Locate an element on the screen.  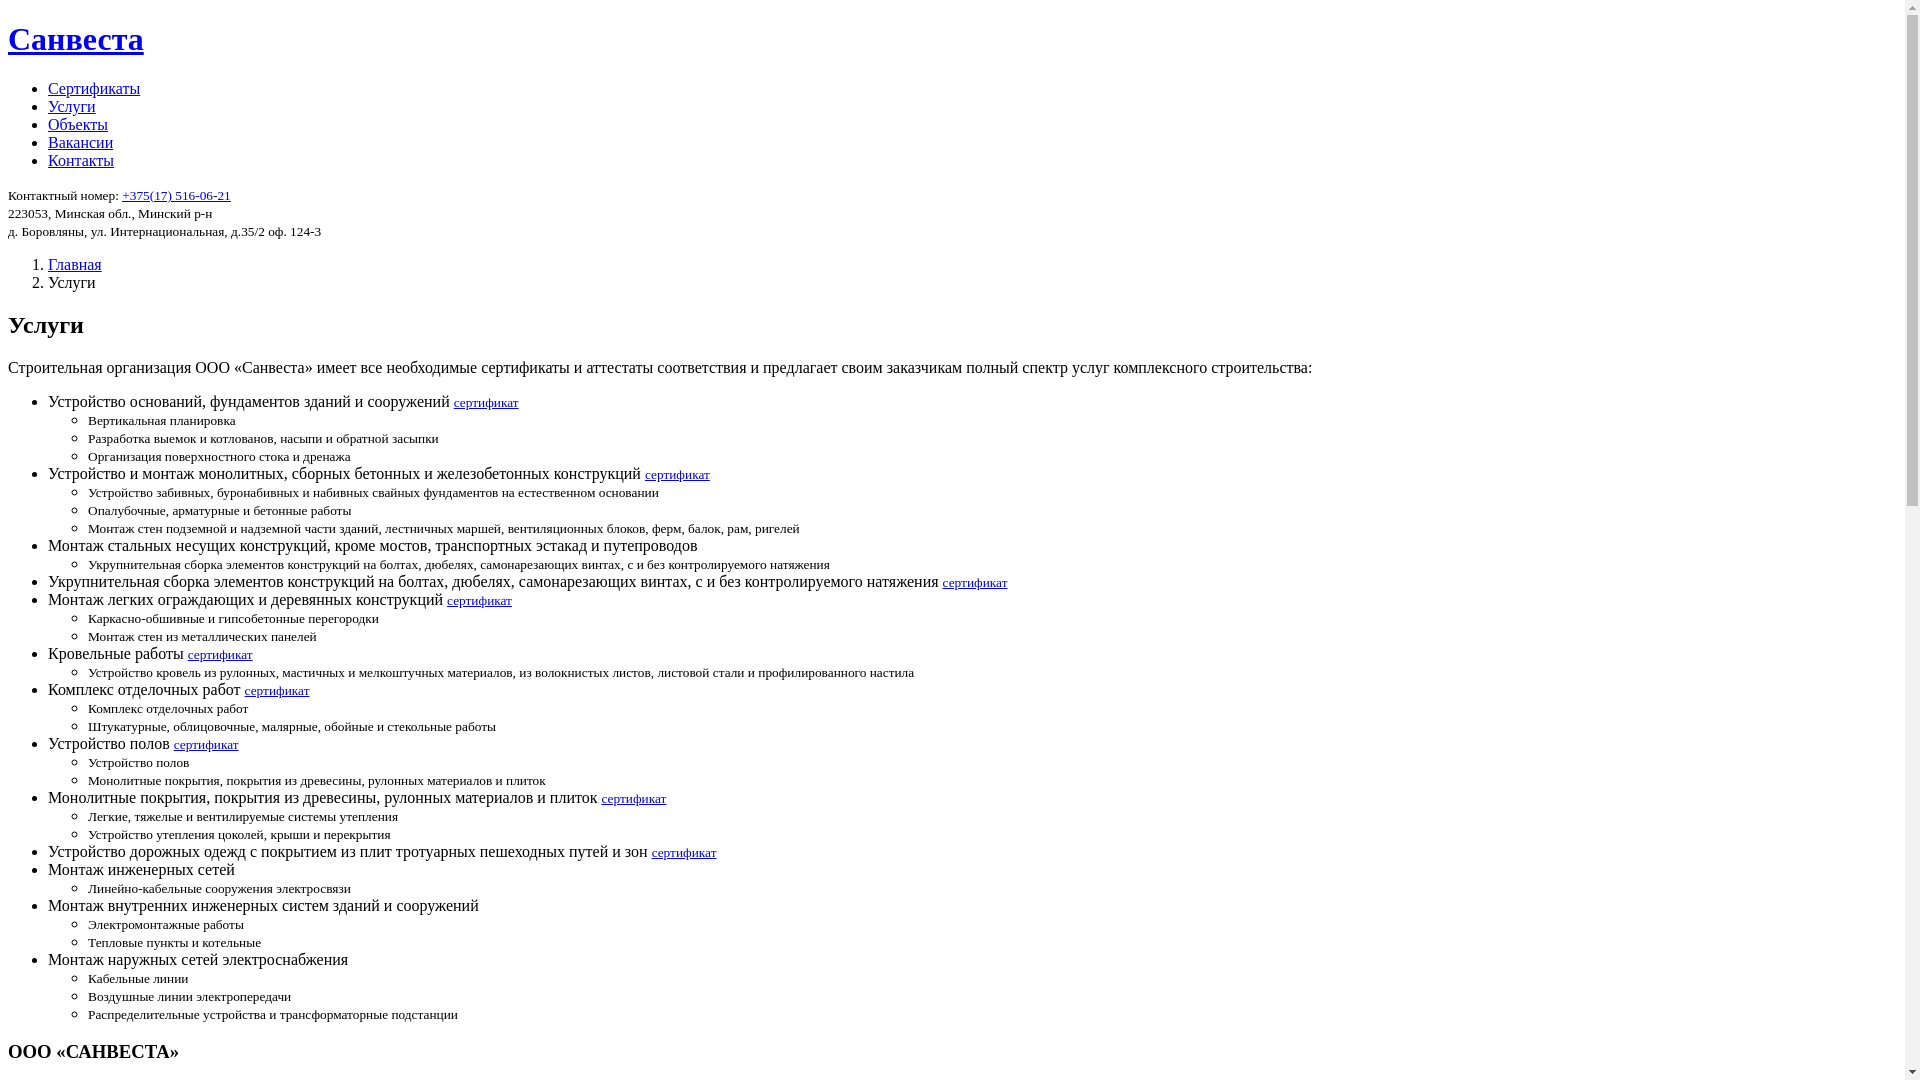
'+375(17) 516-06-21' is located at coordinates (120, 195).